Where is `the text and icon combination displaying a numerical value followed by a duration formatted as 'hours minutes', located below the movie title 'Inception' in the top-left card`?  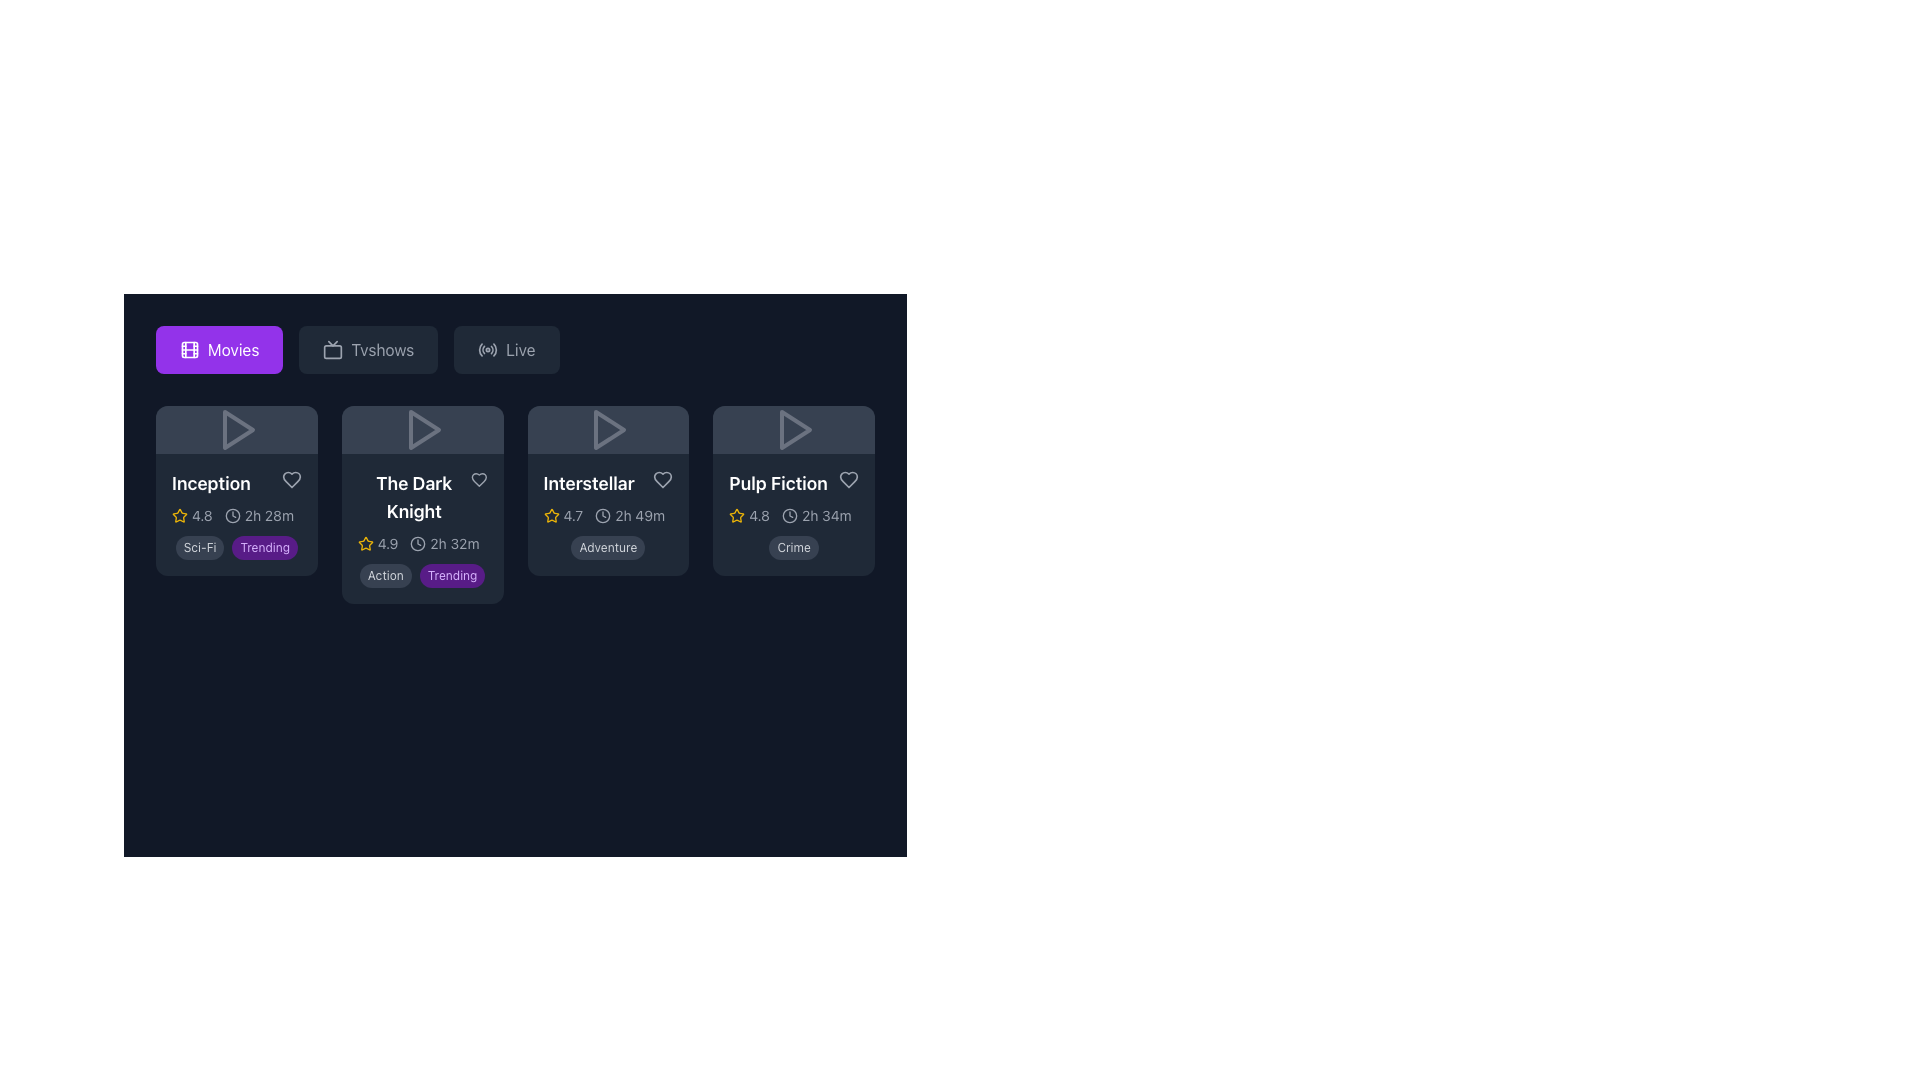 the text and icon combination displaying a numerical value followed by a duration formatted as 'hours minutes', located below the movie title 'Inception' in the top-left card is located at coordinates (236, 515).